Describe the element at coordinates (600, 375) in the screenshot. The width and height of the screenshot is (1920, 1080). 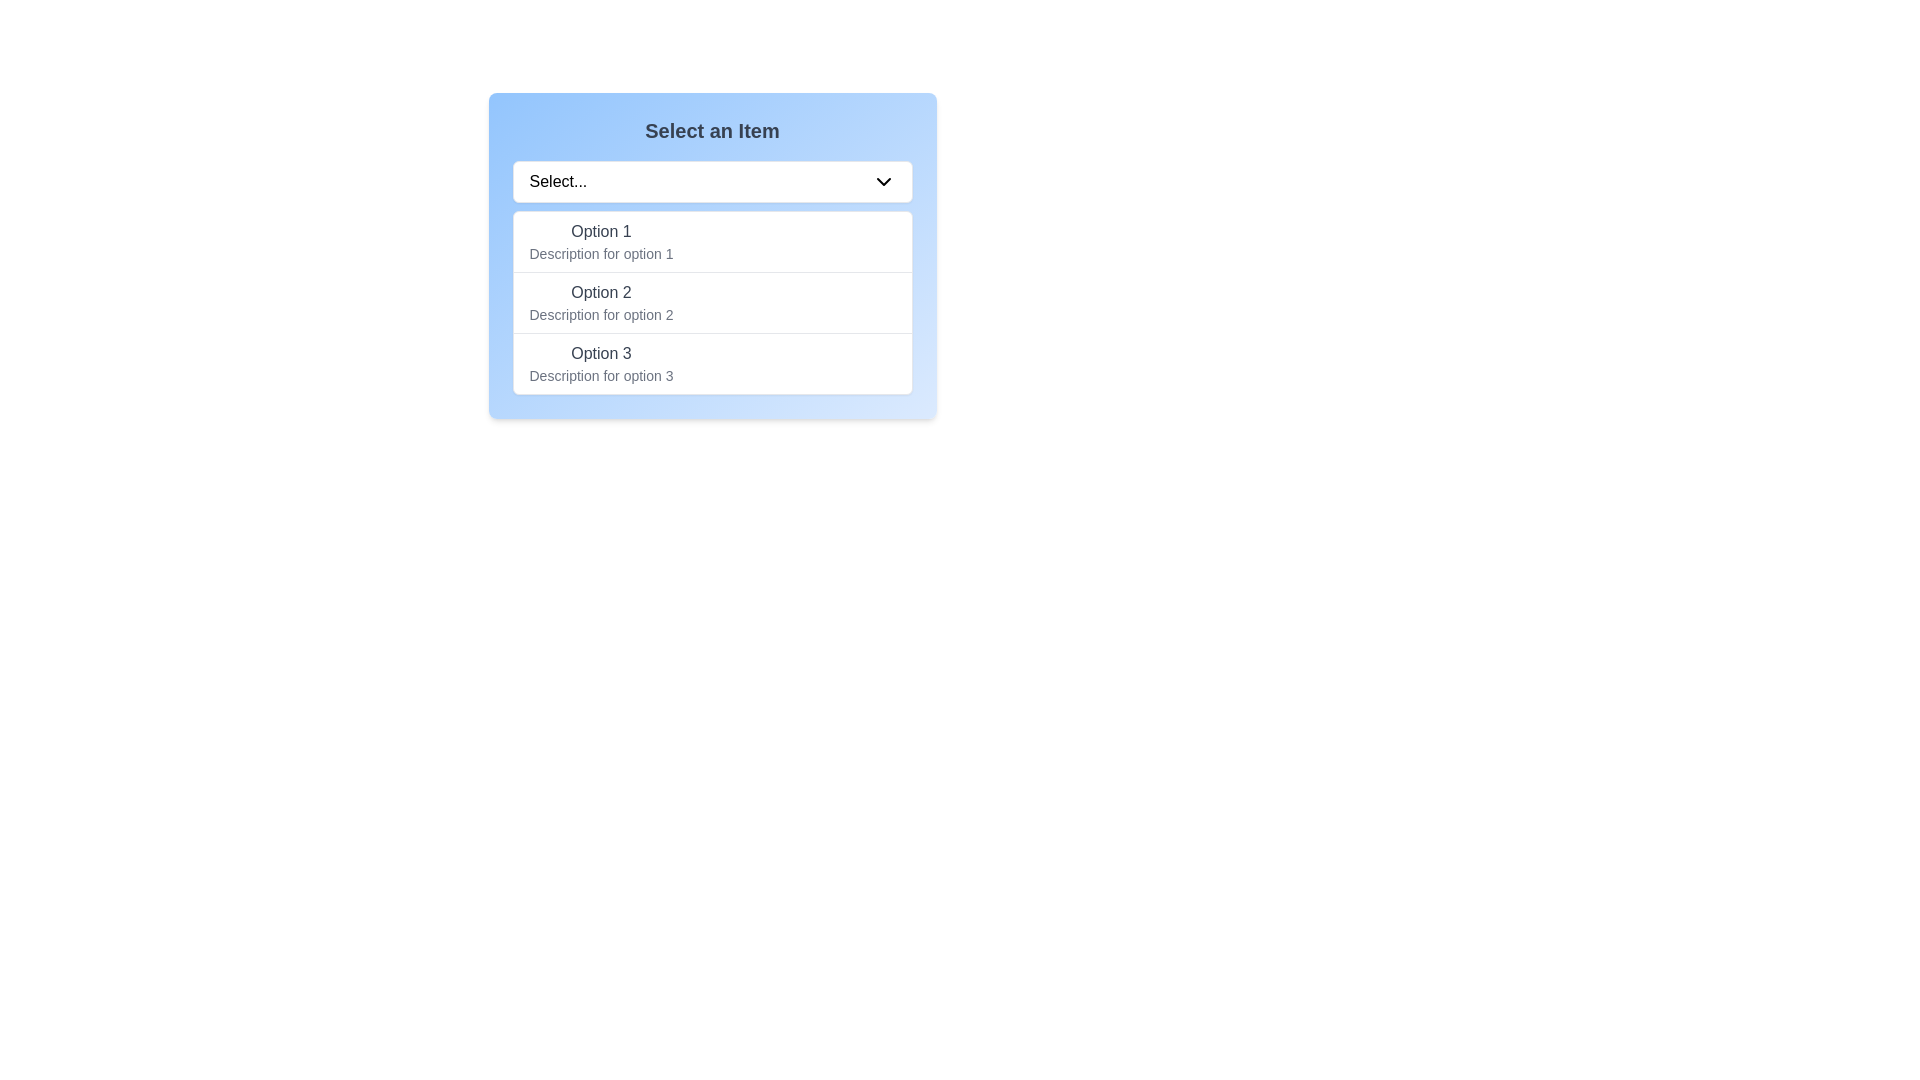
I see `descriptive text label located directly beneath 'Option 3' in the dropdown options list, which provides additional information about the third option` at that location.